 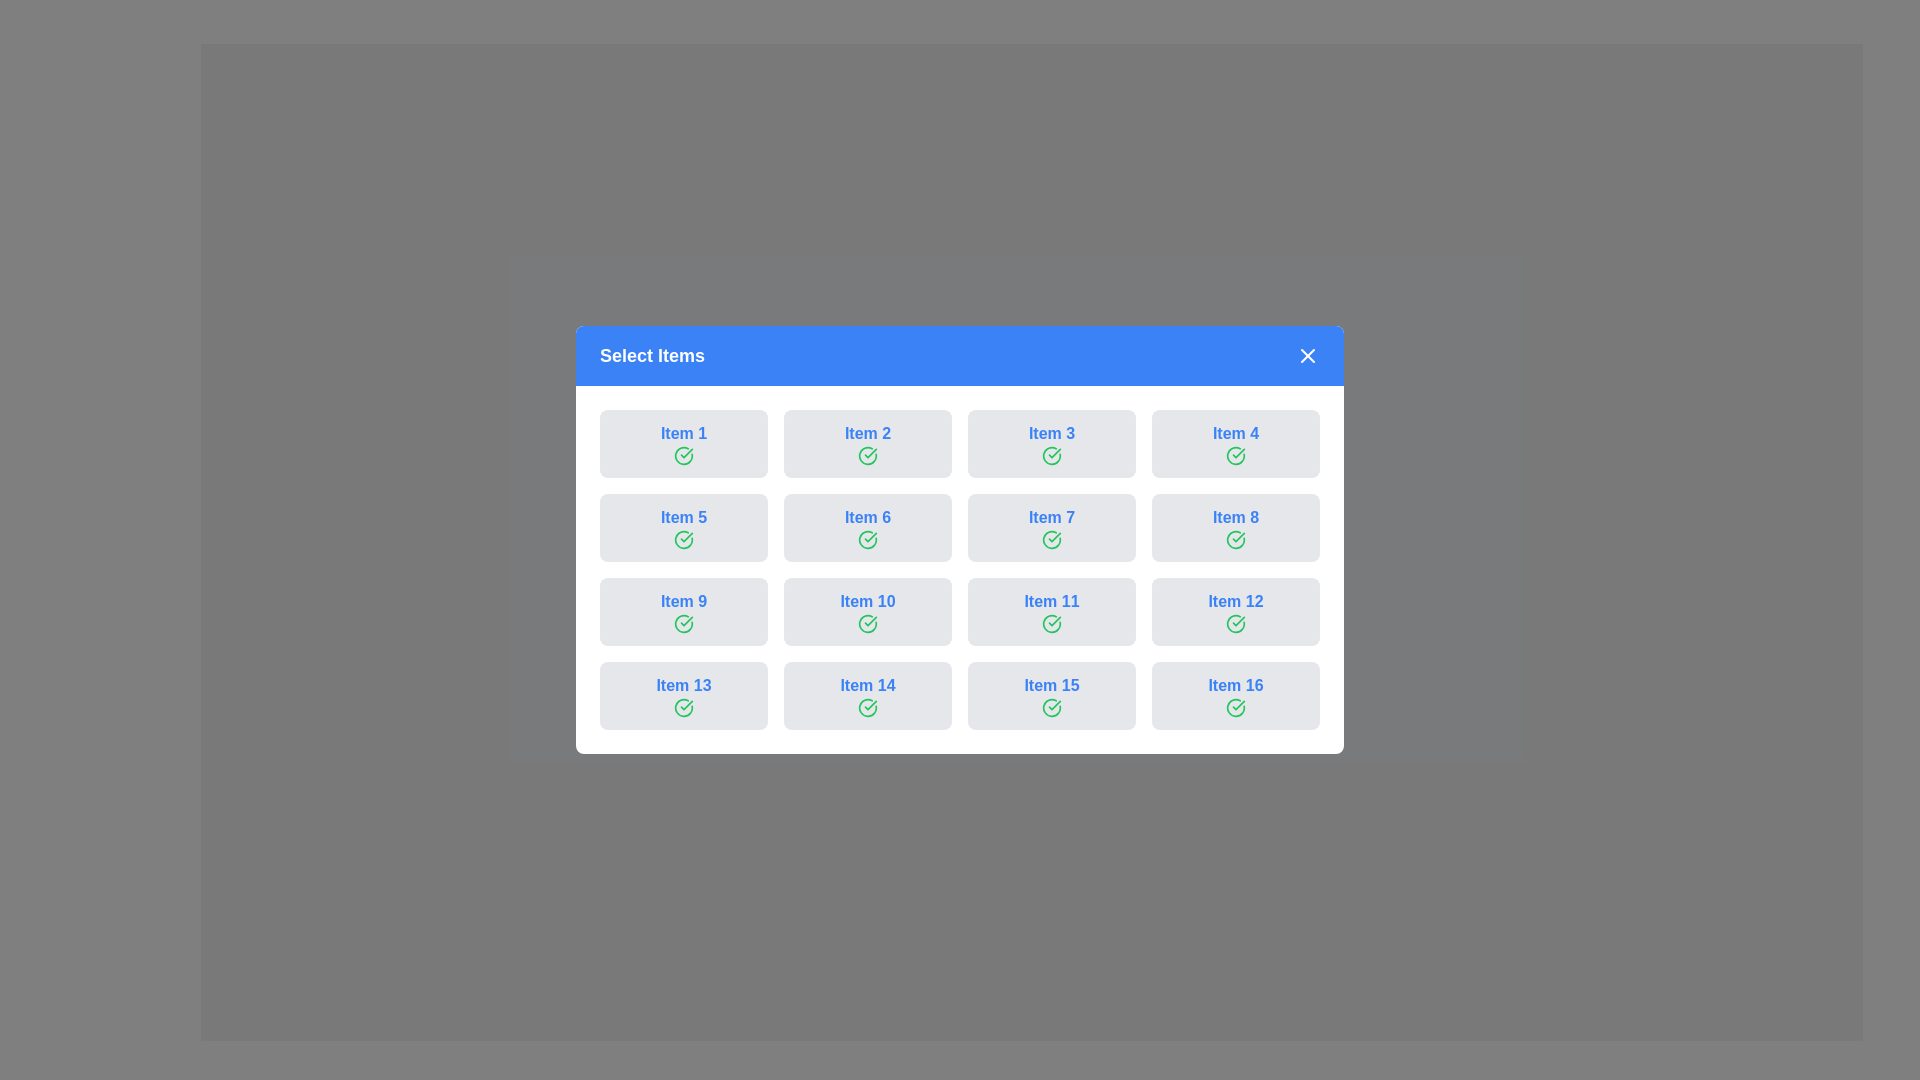 I want to click on close button to dismiss the dialog, so click(x=1308, y=354).